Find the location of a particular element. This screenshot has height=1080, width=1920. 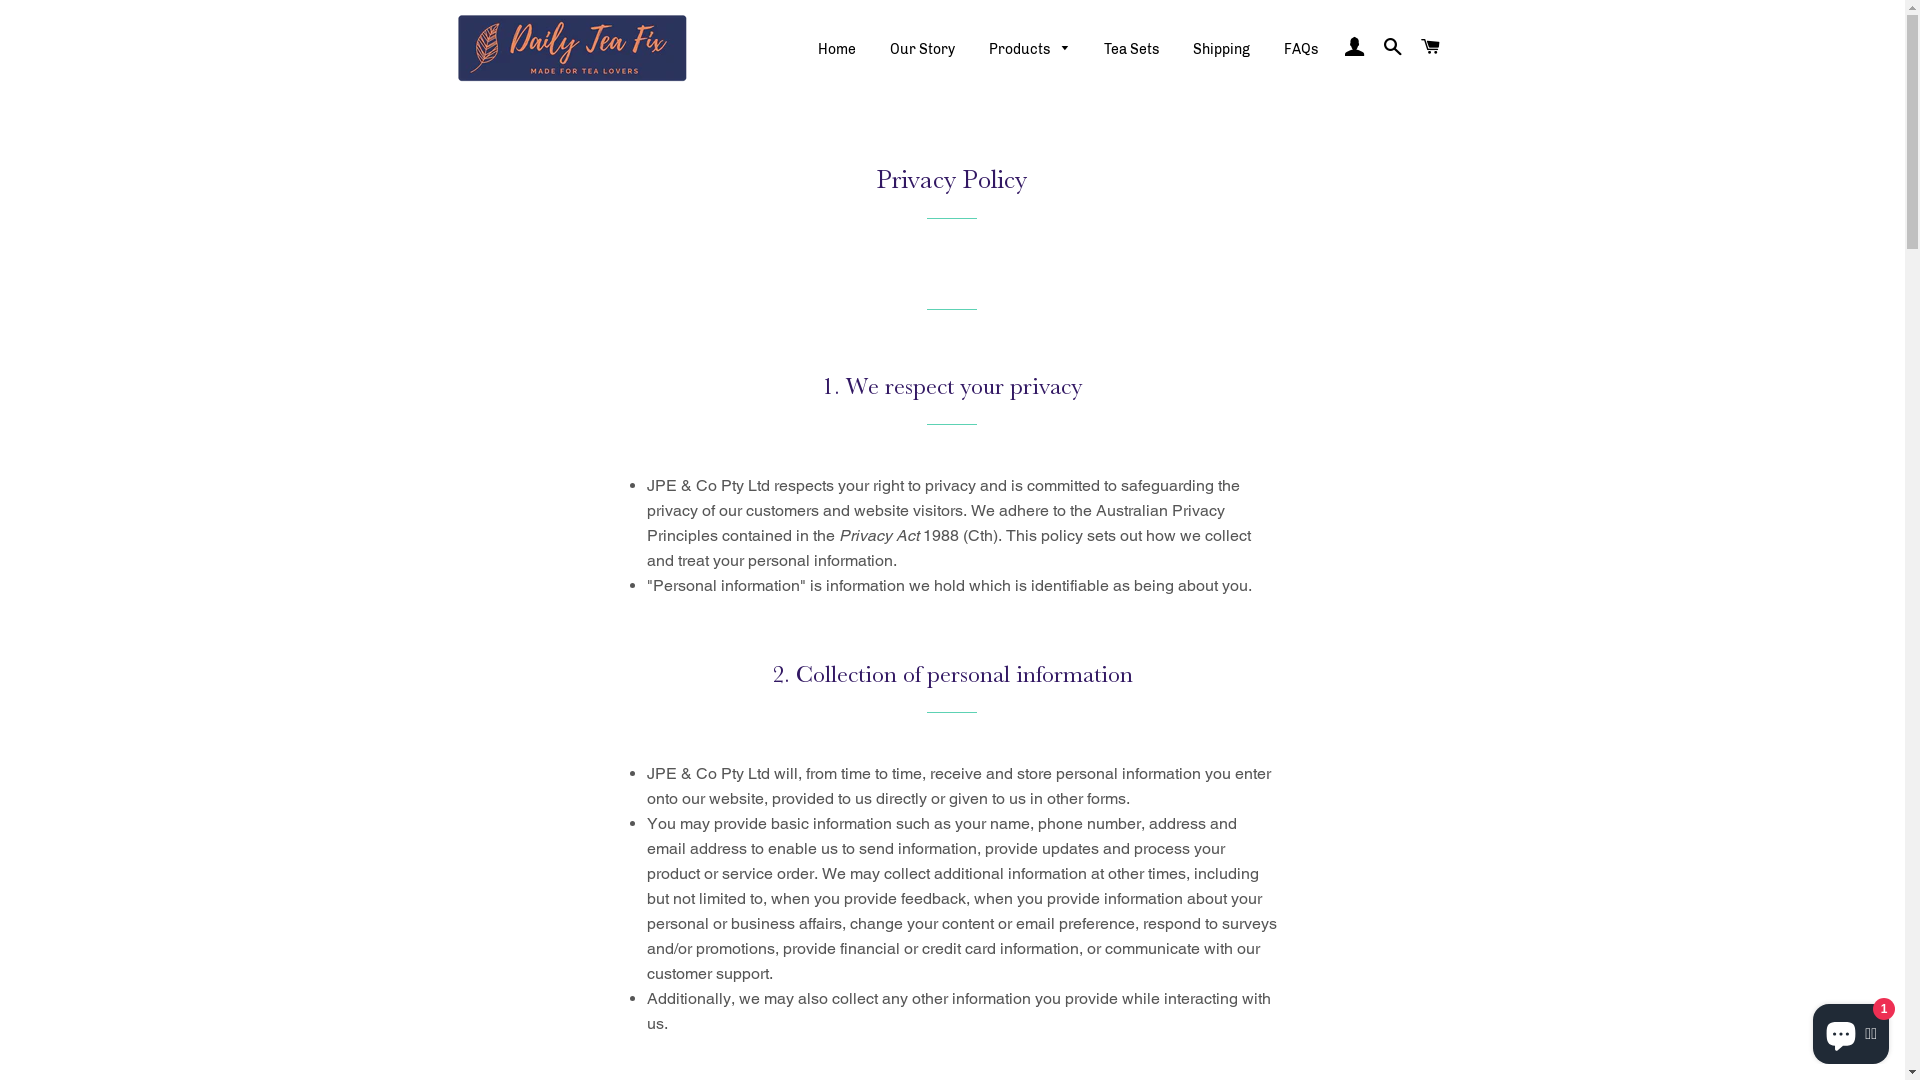

'Our Story' is located at coordinates (874, 49).